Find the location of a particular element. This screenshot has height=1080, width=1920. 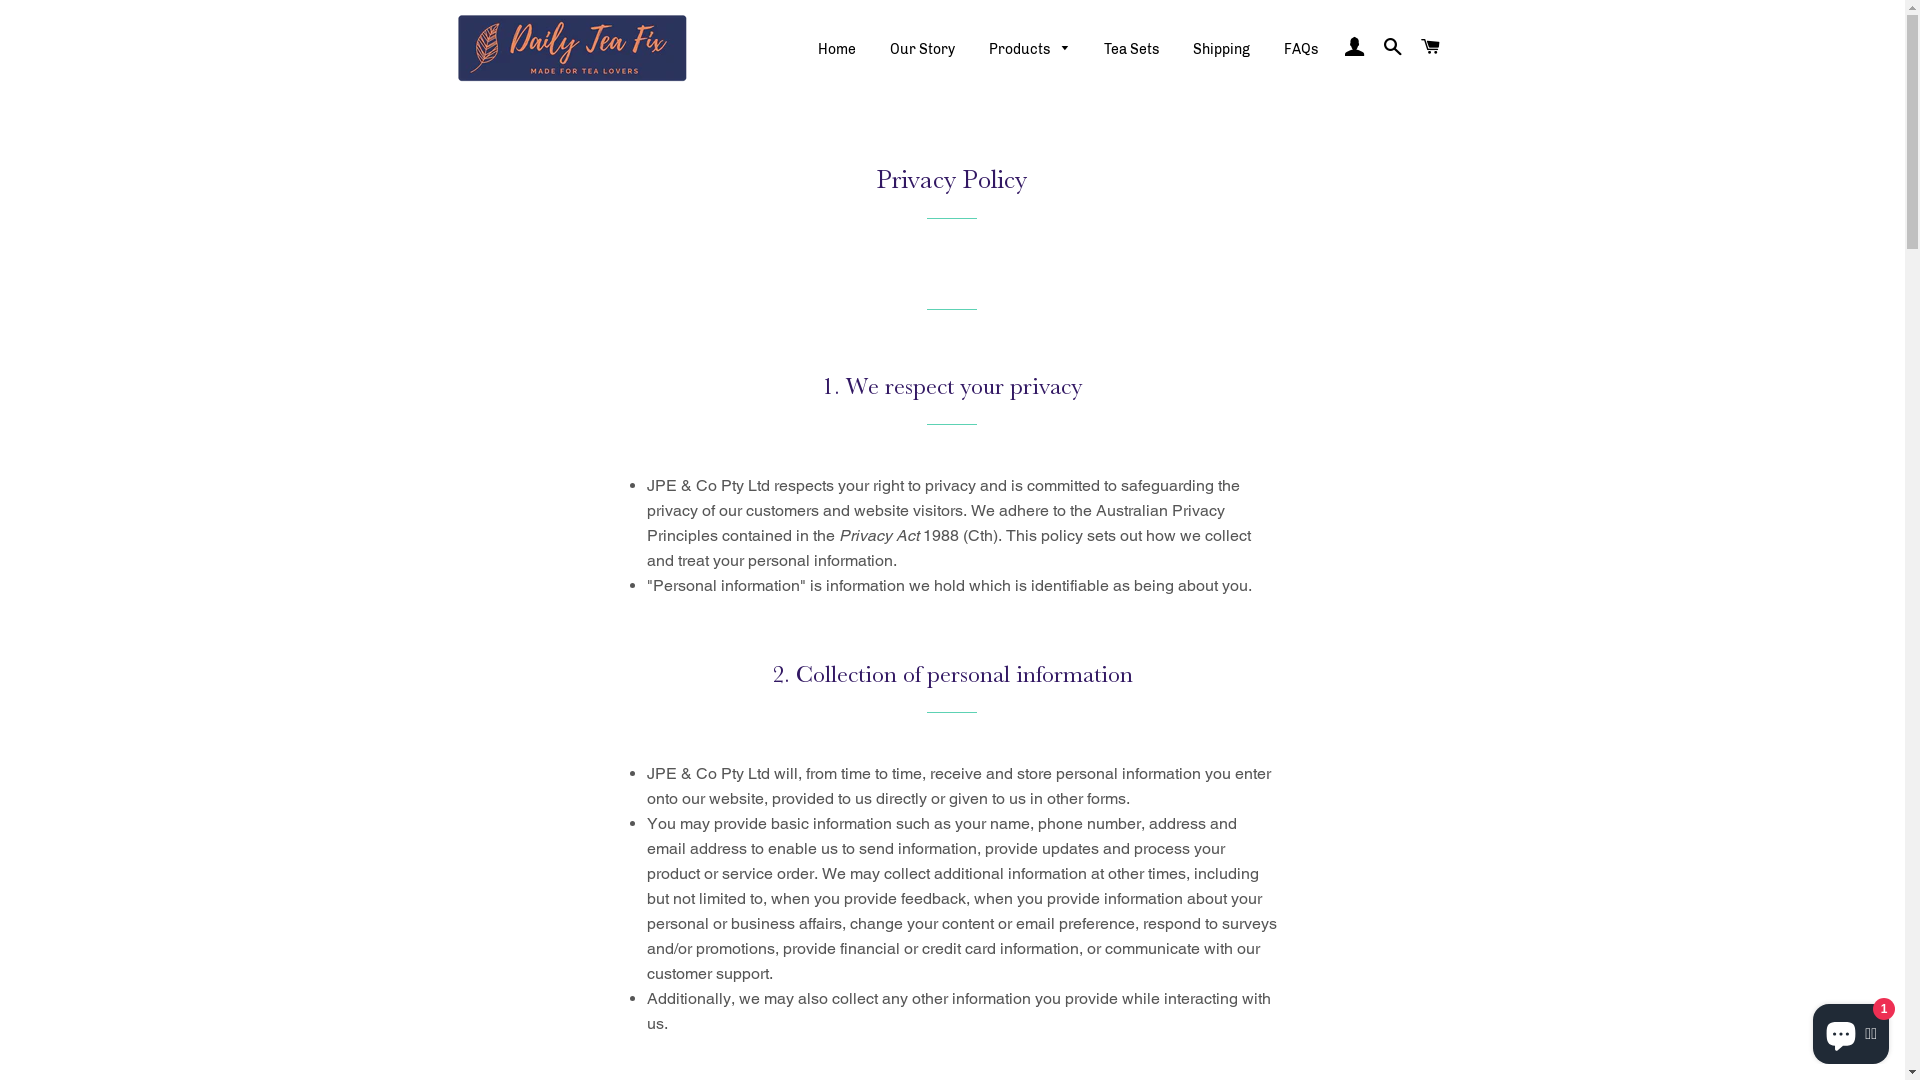

'Our Story' is located at coordinates (874, 49).